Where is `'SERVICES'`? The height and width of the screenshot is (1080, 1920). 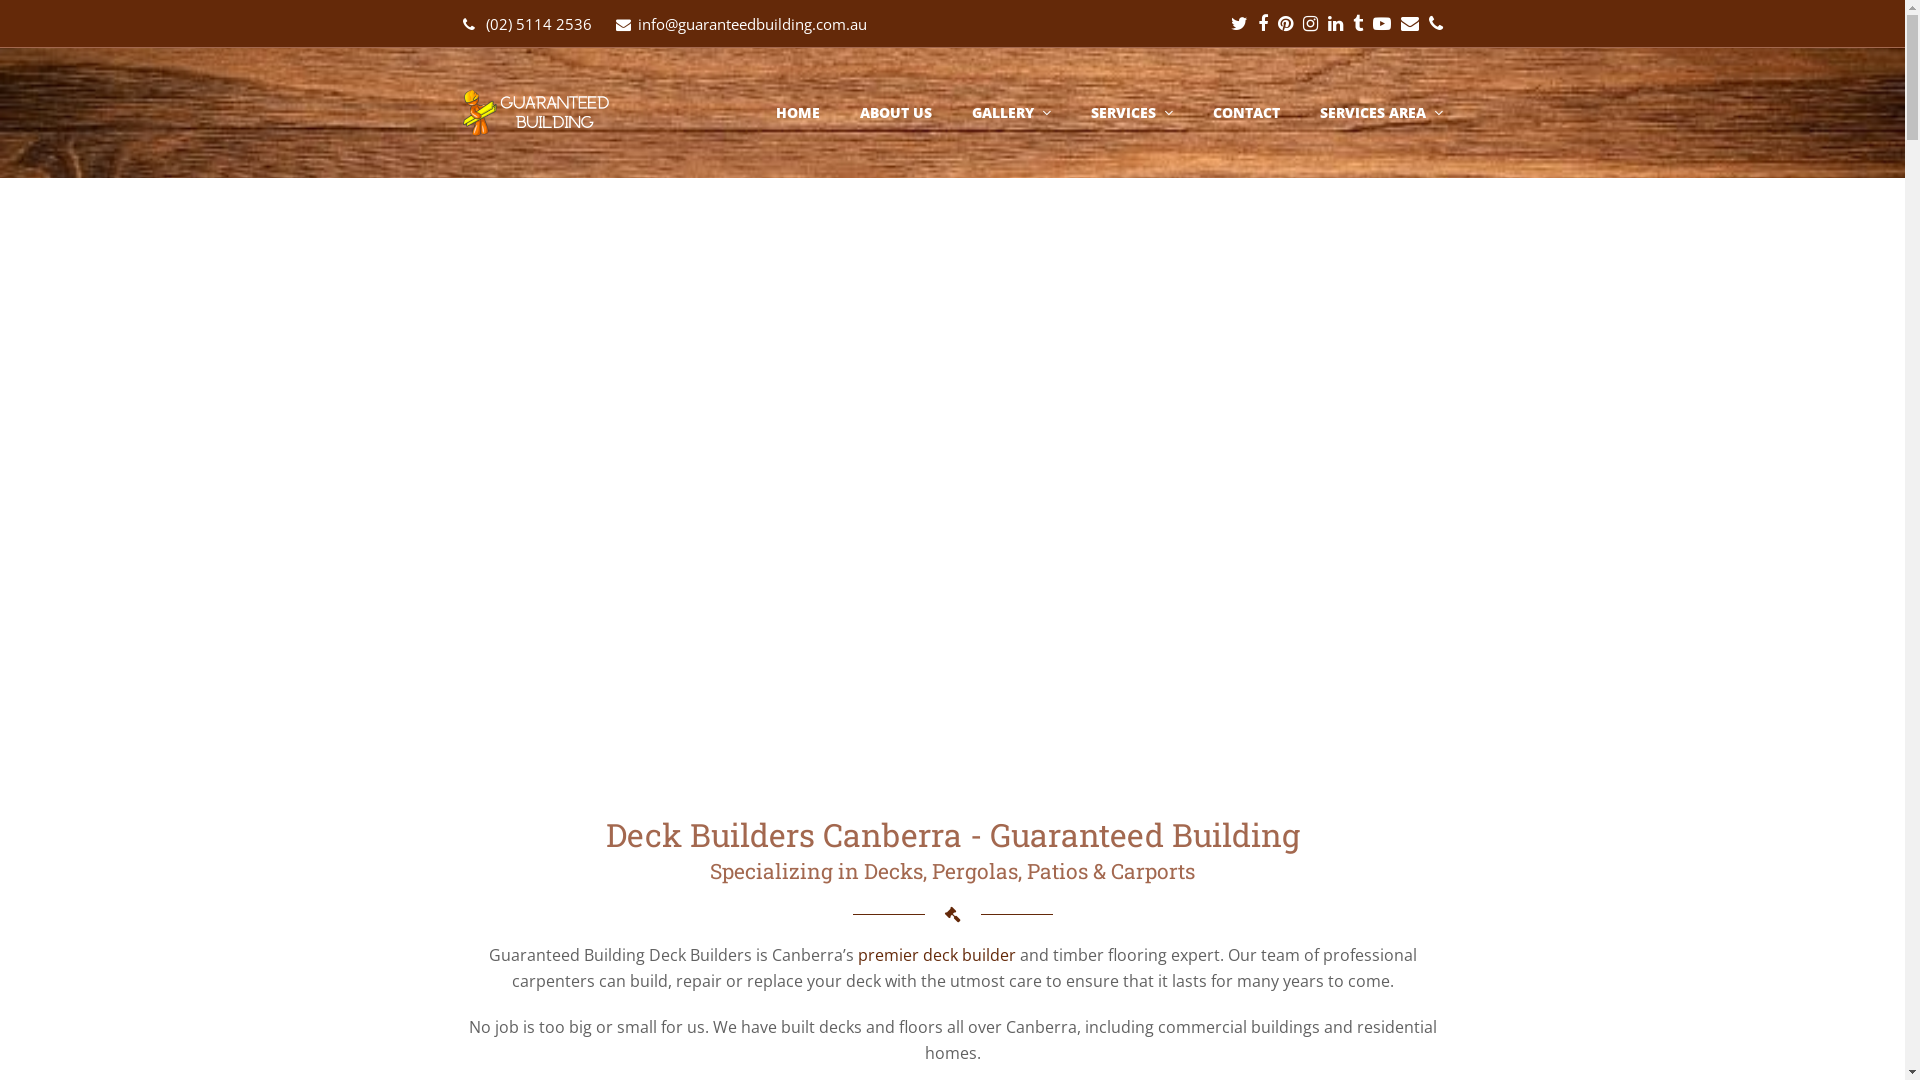
'SERVICES' is located at coordinates (1132, 112).